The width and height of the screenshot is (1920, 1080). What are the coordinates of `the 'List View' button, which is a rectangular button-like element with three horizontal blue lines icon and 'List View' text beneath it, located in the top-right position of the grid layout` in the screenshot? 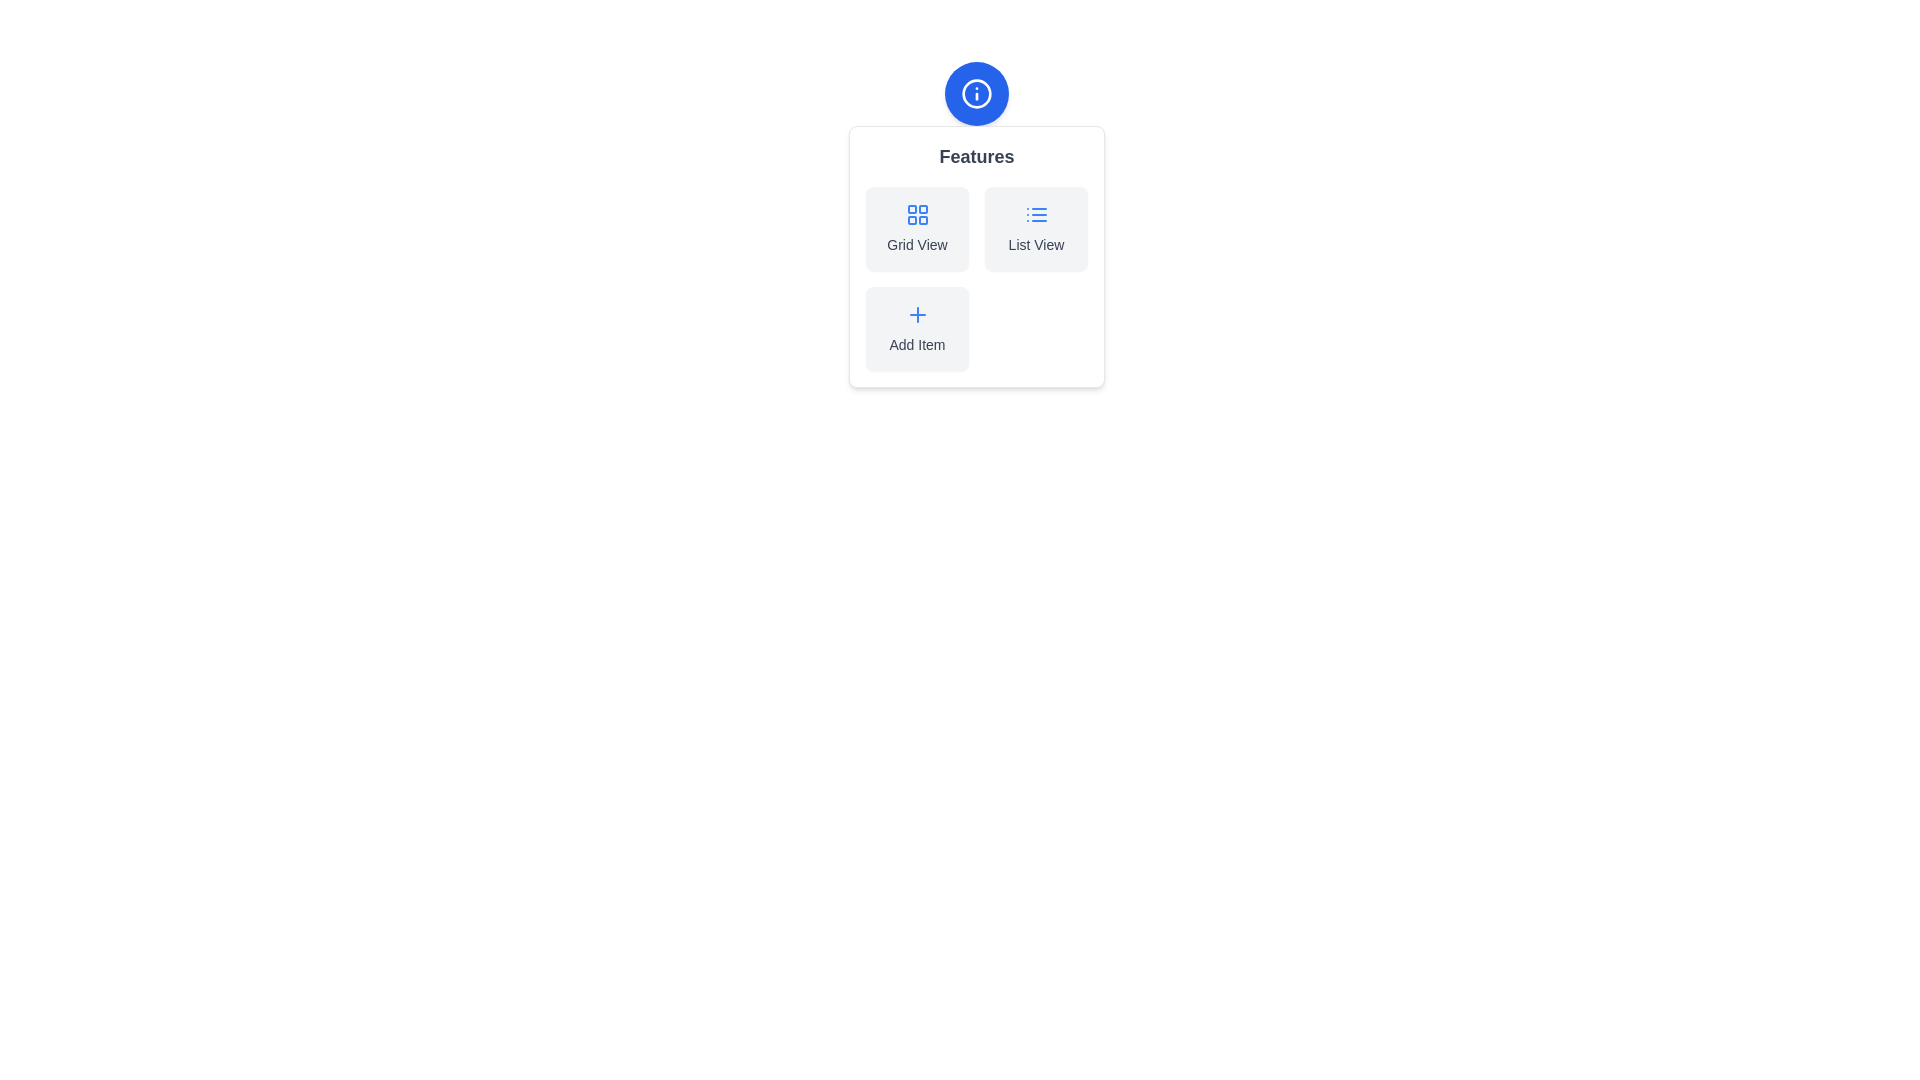 It's located at (1036, 227).